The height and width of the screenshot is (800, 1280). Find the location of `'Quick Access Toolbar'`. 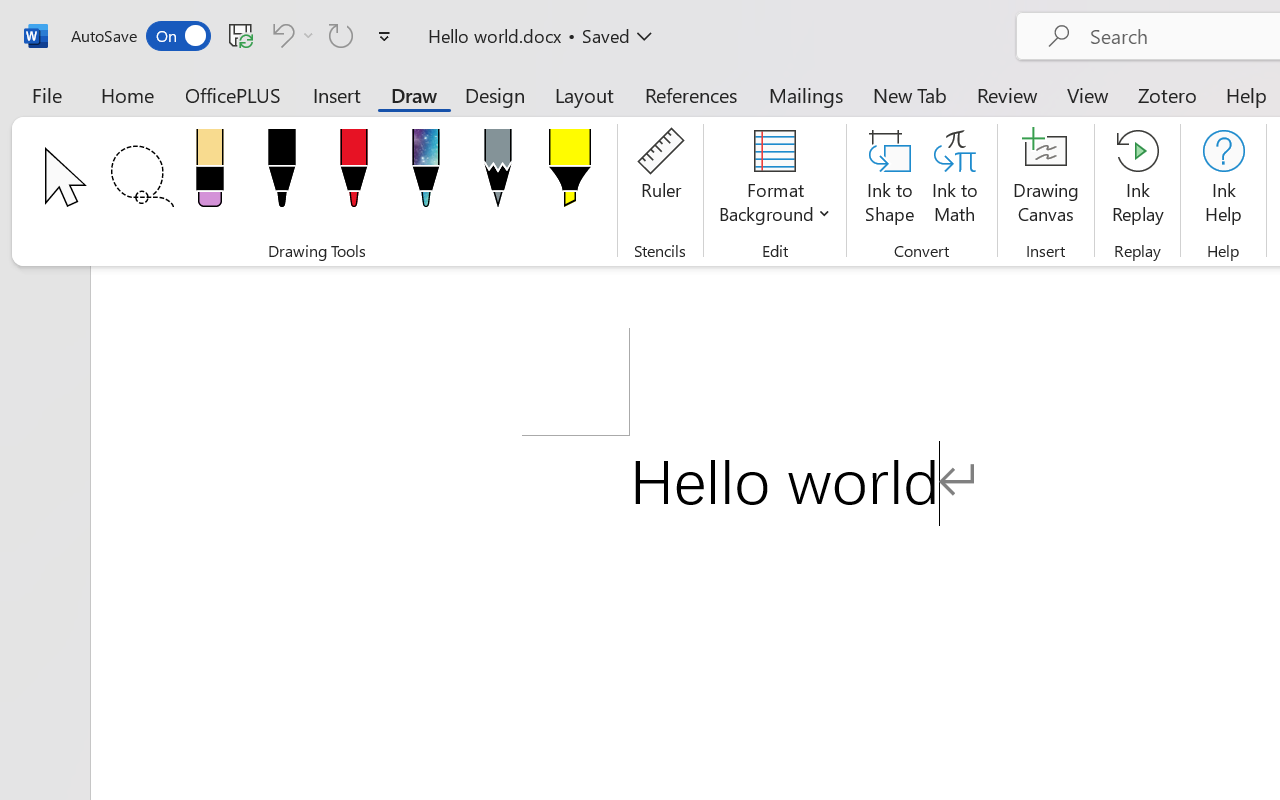

'Quick Access Toolbar' is located at coordinates (234, 35).